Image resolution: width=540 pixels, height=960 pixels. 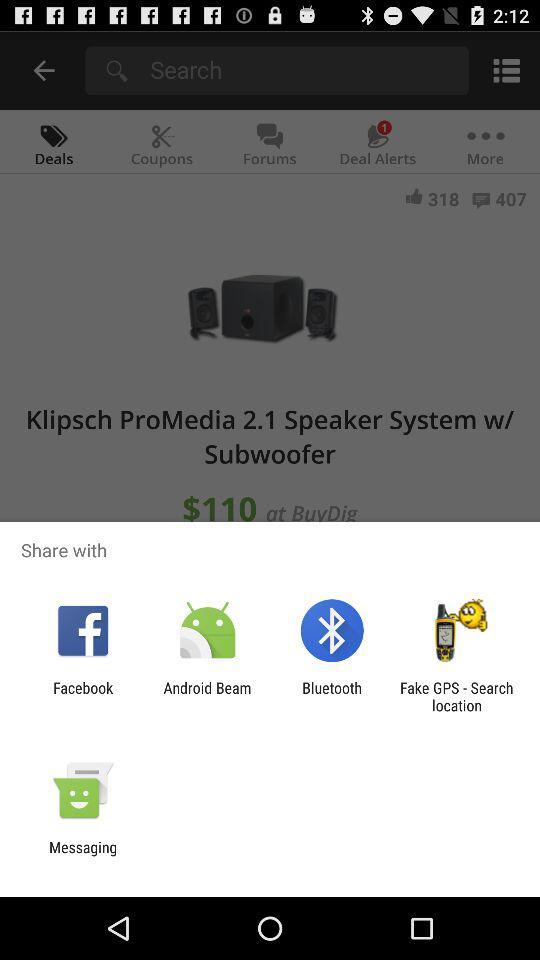 I want to click on the android beam icon, so click(x=206, y=696).